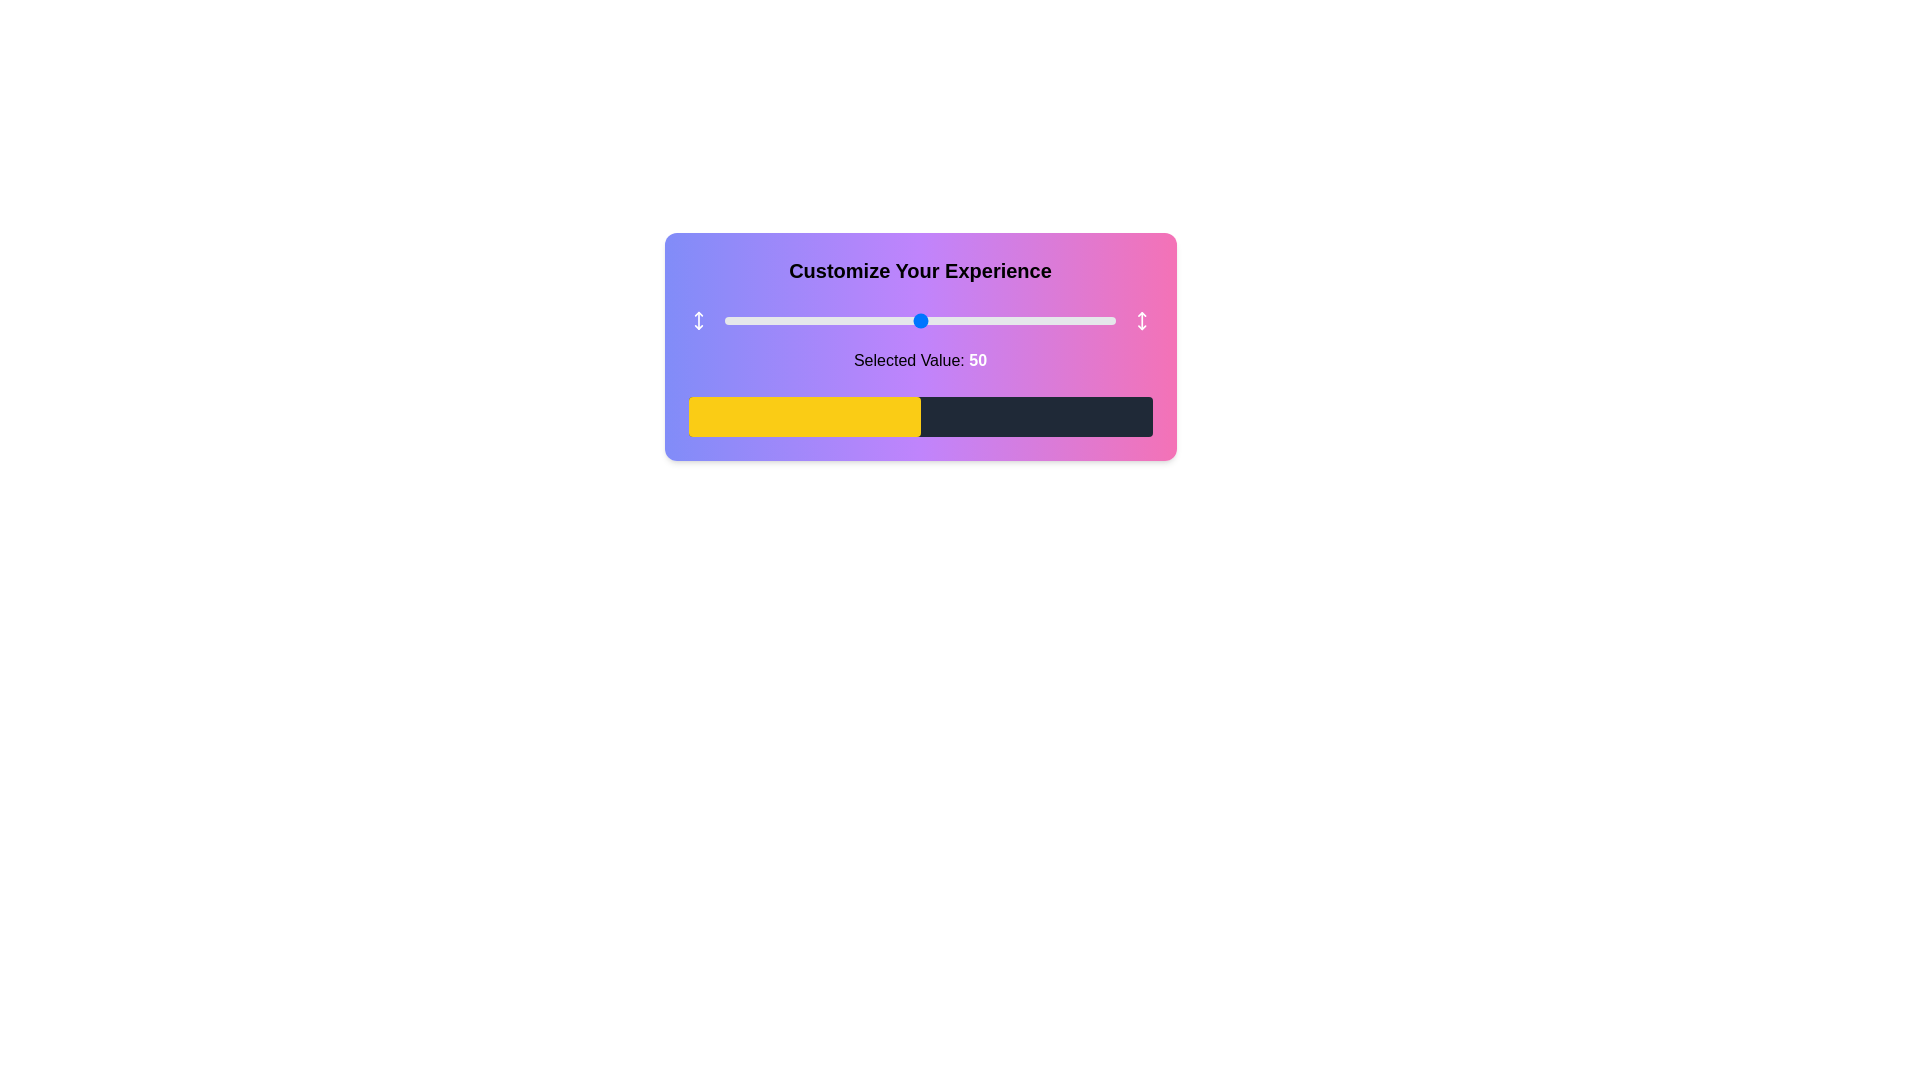  I want to click on the slider to set its value to 18, so click(794, 319).